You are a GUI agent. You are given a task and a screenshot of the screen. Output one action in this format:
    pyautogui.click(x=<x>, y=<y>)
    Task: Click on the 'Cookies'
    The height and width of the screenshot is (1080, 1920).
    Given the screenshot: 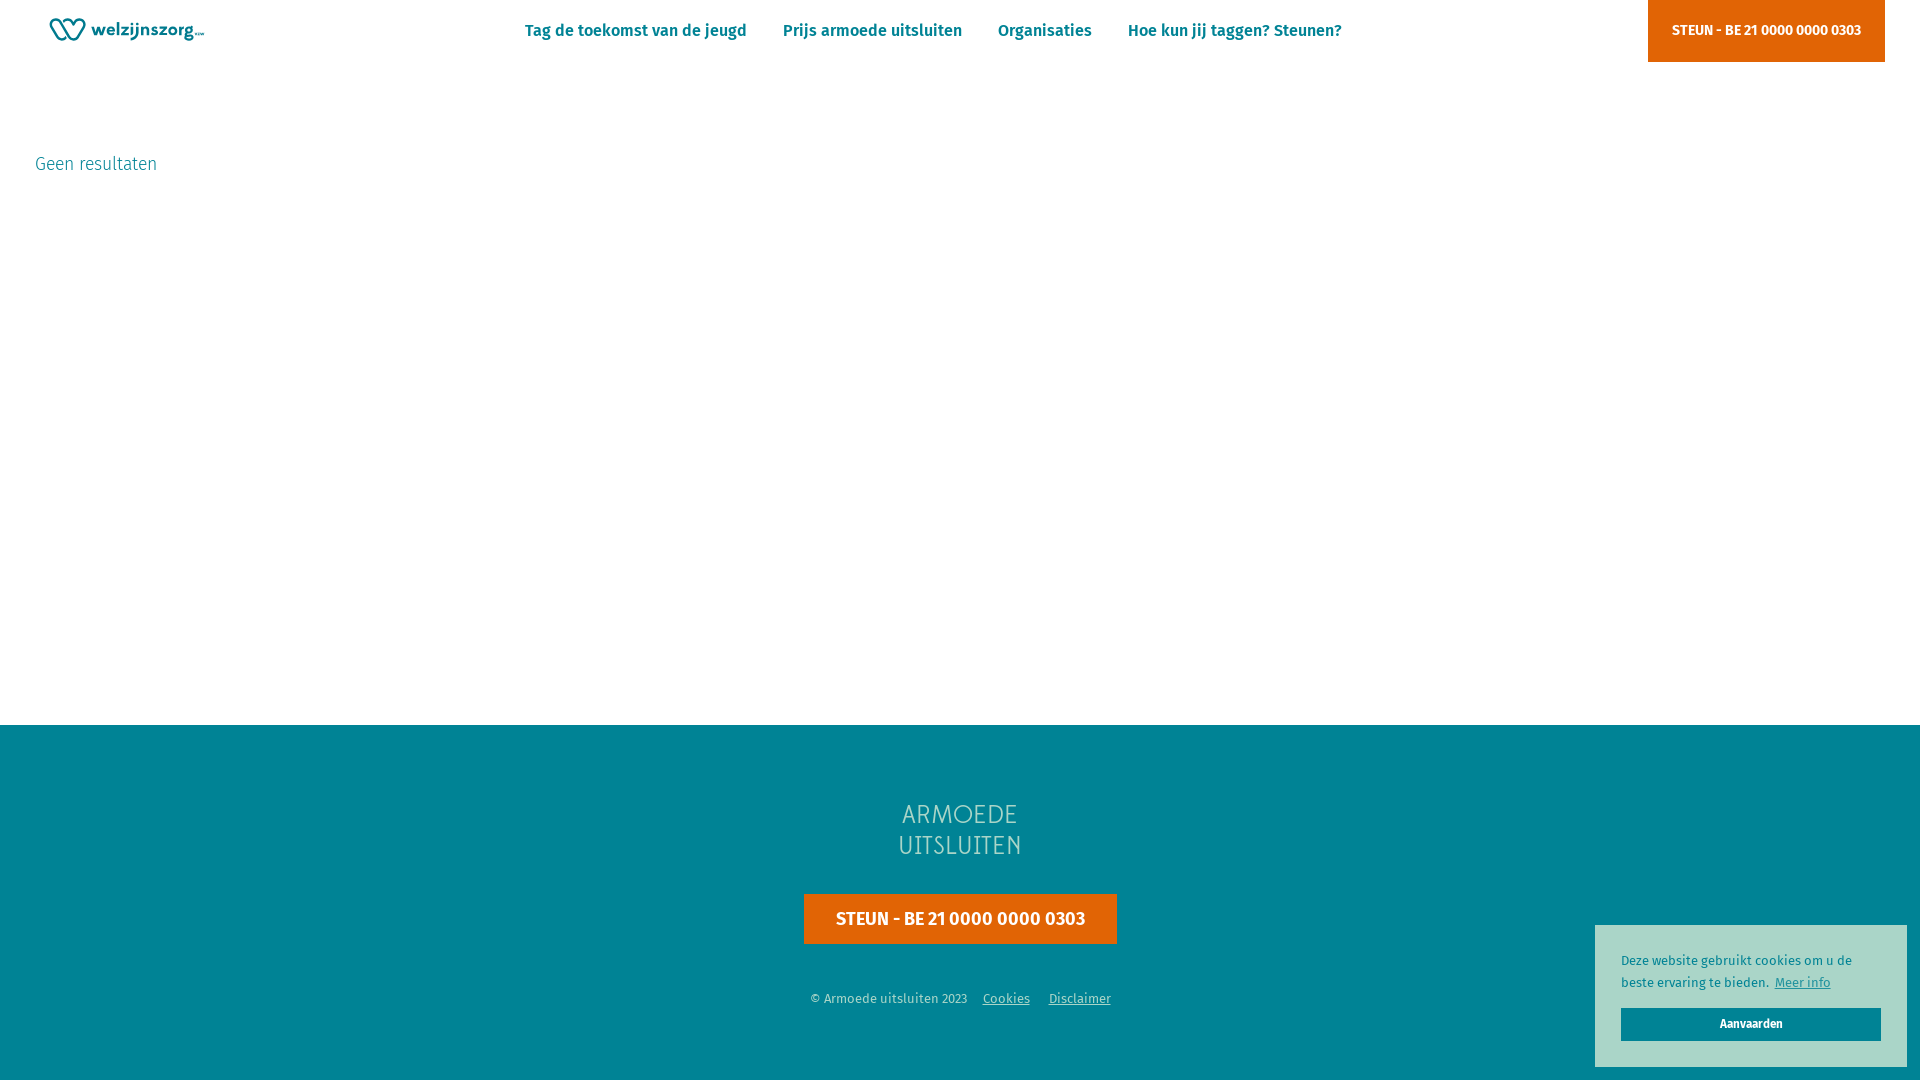 What is the action you would take?
    pyautogui.click(x=1005, y=998)
    